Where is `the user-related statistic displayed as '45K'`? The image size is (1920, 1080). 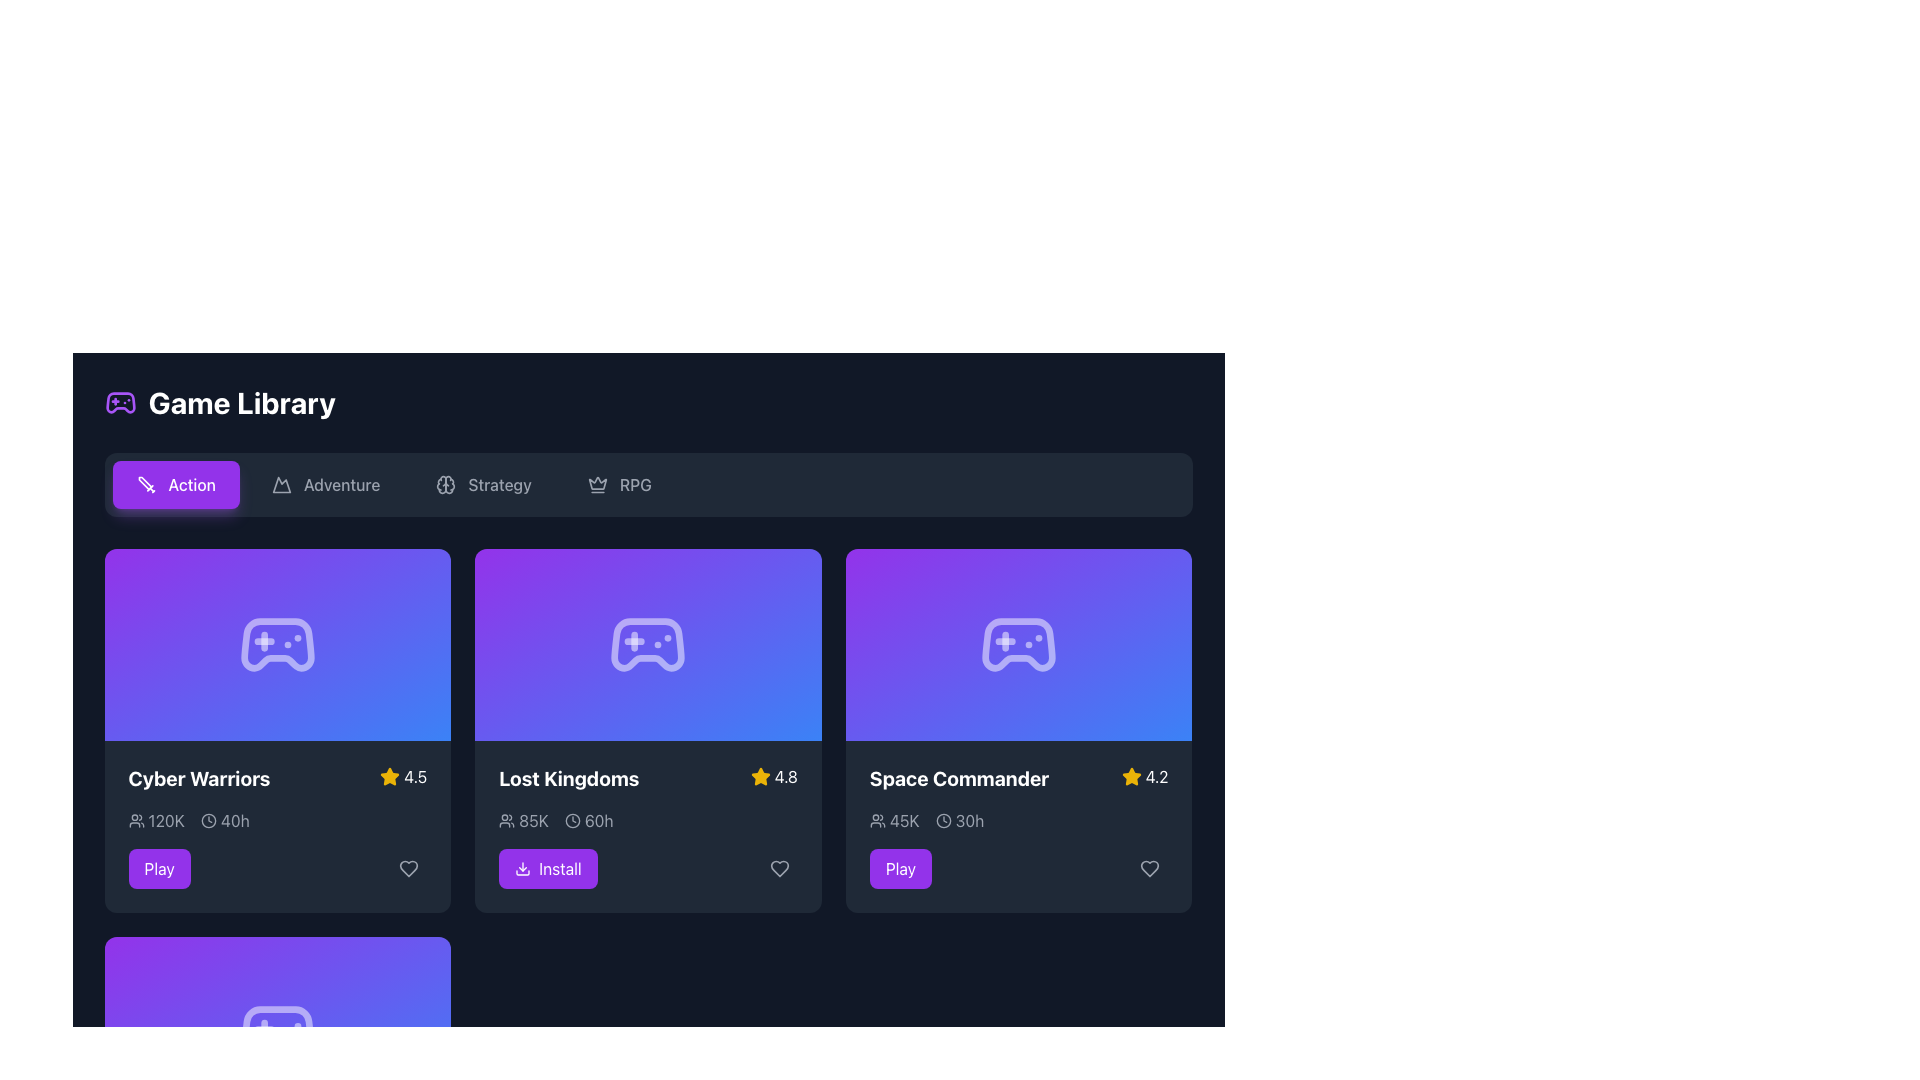
the user-related statistic displayed as '45K' is located at coordinates (903, 821).